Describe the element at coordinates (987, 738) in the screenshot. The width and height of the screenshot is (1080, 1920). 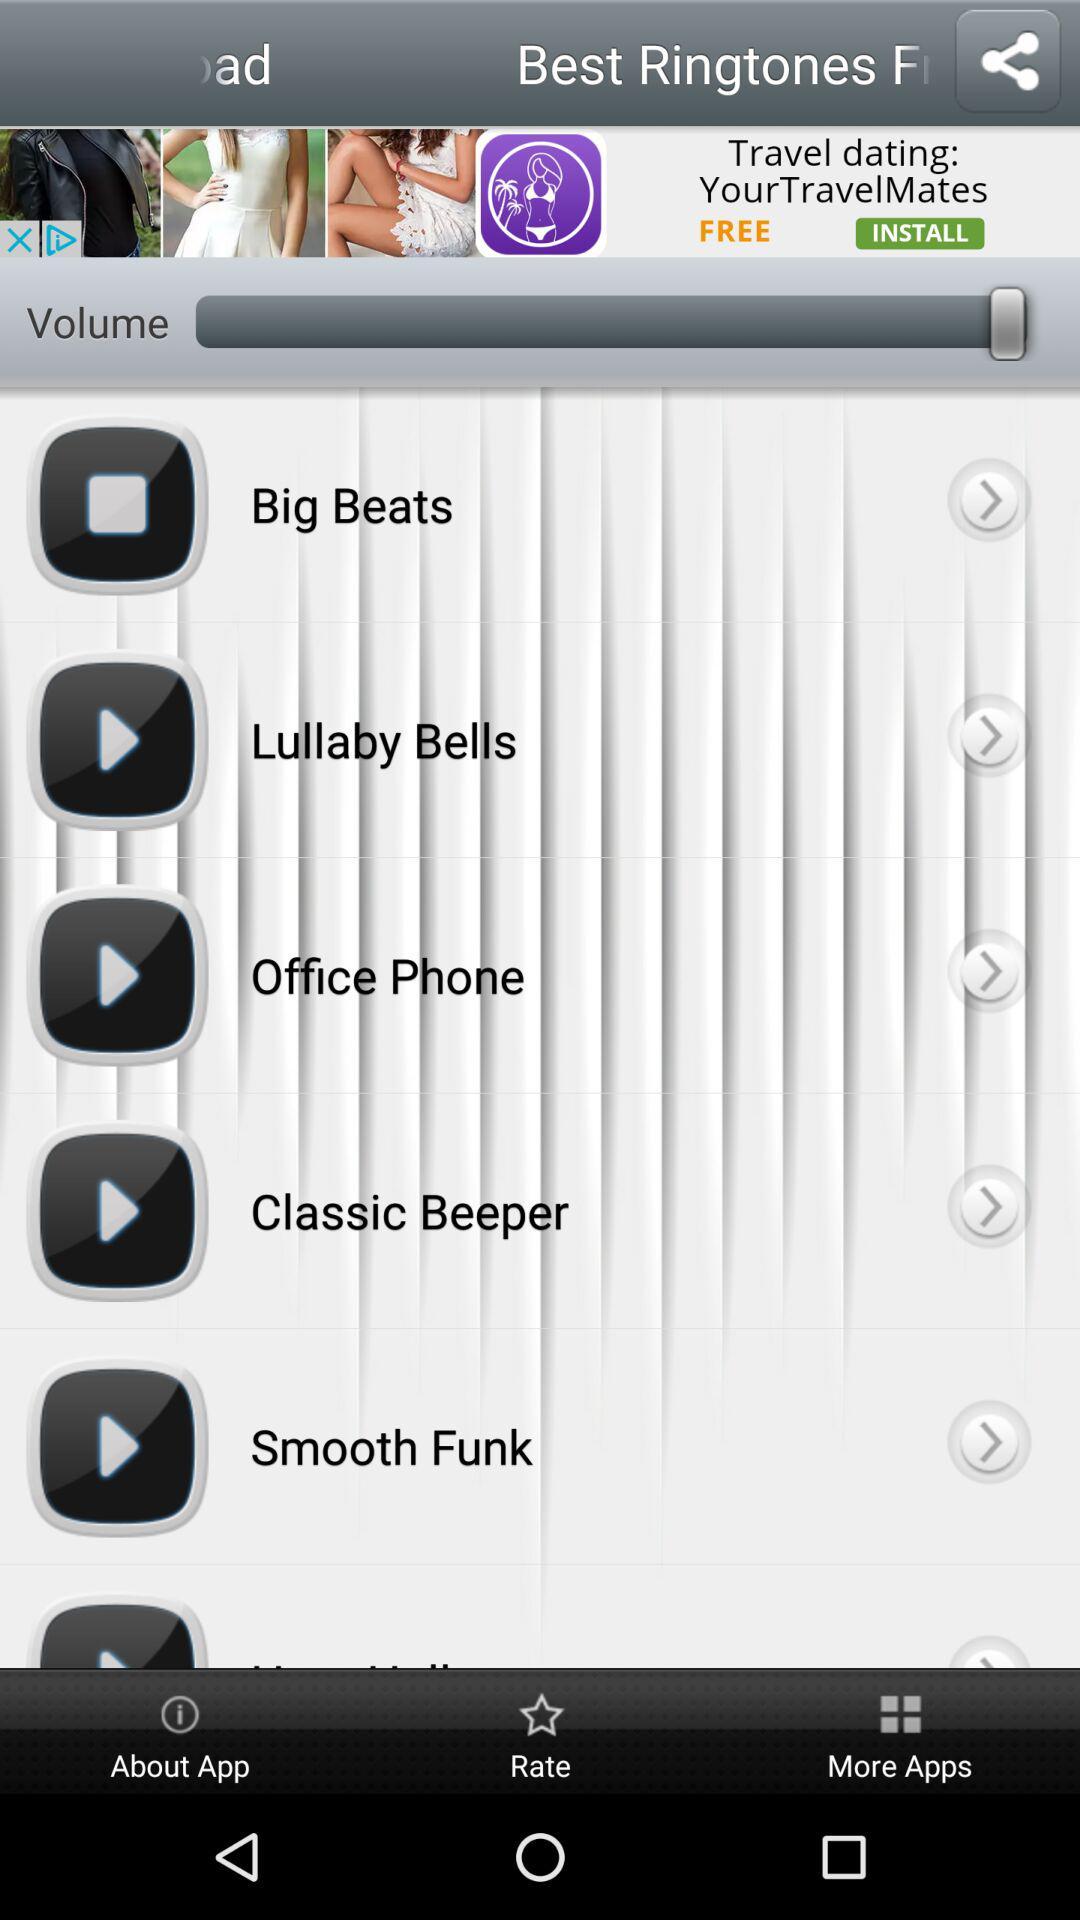
I see `options page` at that location.